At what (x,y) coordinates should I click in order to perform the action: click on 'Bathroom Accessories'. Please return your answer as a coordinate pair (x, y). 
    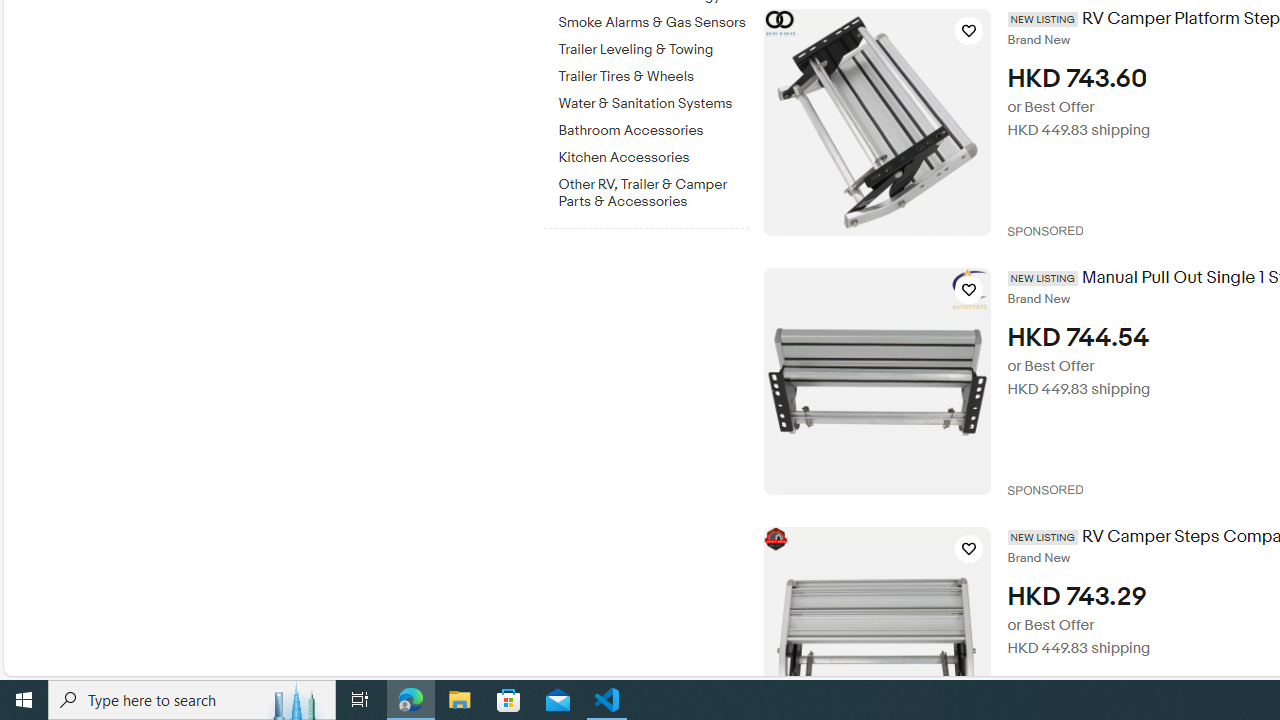
    Looking at the image, I should click on (653, 131).